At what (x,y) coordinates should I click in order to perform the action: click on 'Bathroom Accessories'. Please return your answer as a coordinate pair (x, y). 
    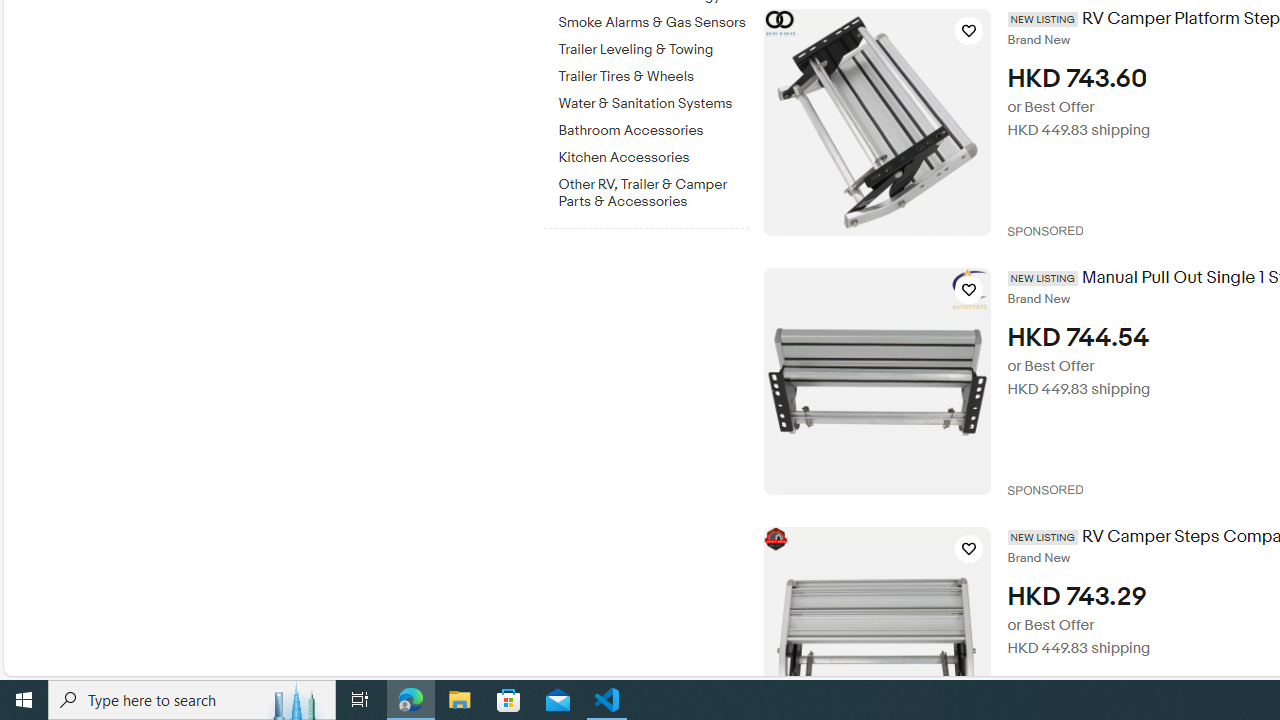
    Looking at the image, I should click on (653, 131).